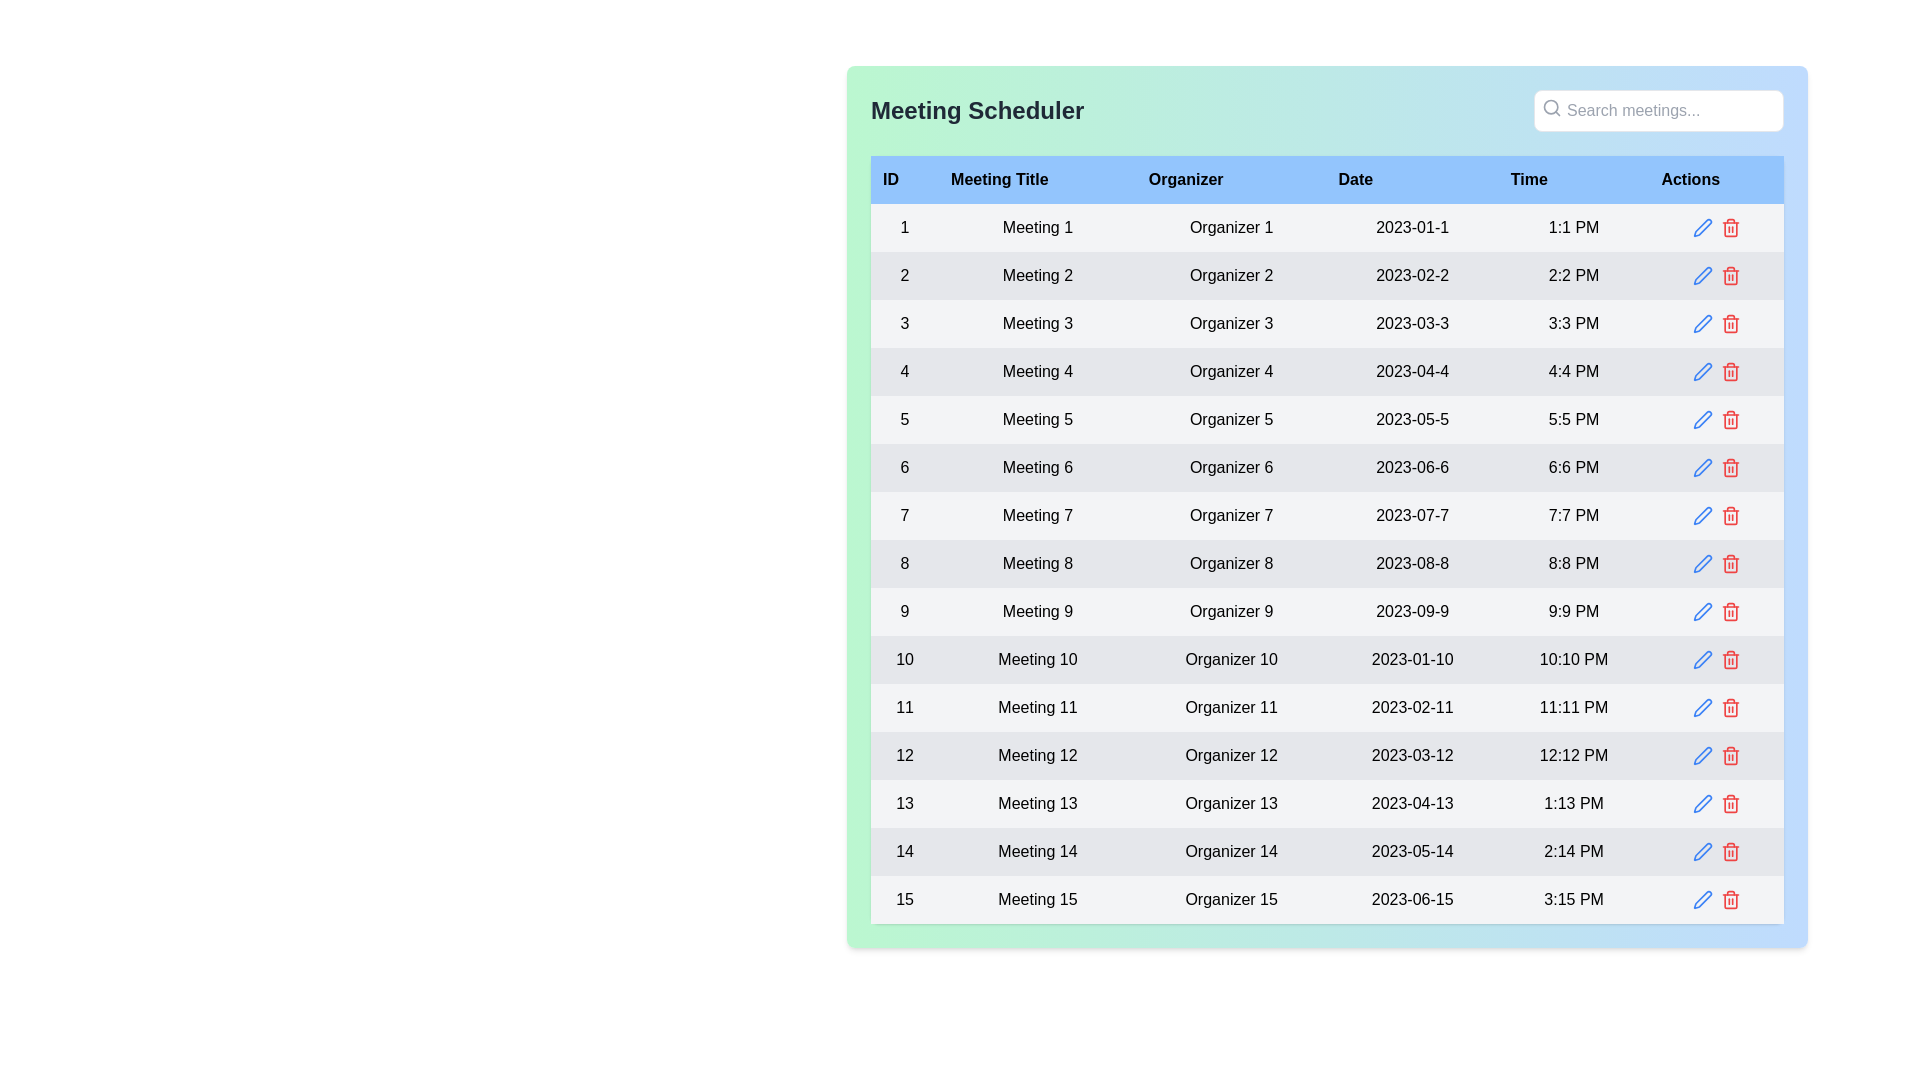 The image size is (1920, 1080). What do you see at coordinates (1411, 276) in the screenshot?
I see `the TextLabel displaying the scheduled date for 'Meeting 2' in the table under the 'Date' column` at bounding box center [1411, 276].